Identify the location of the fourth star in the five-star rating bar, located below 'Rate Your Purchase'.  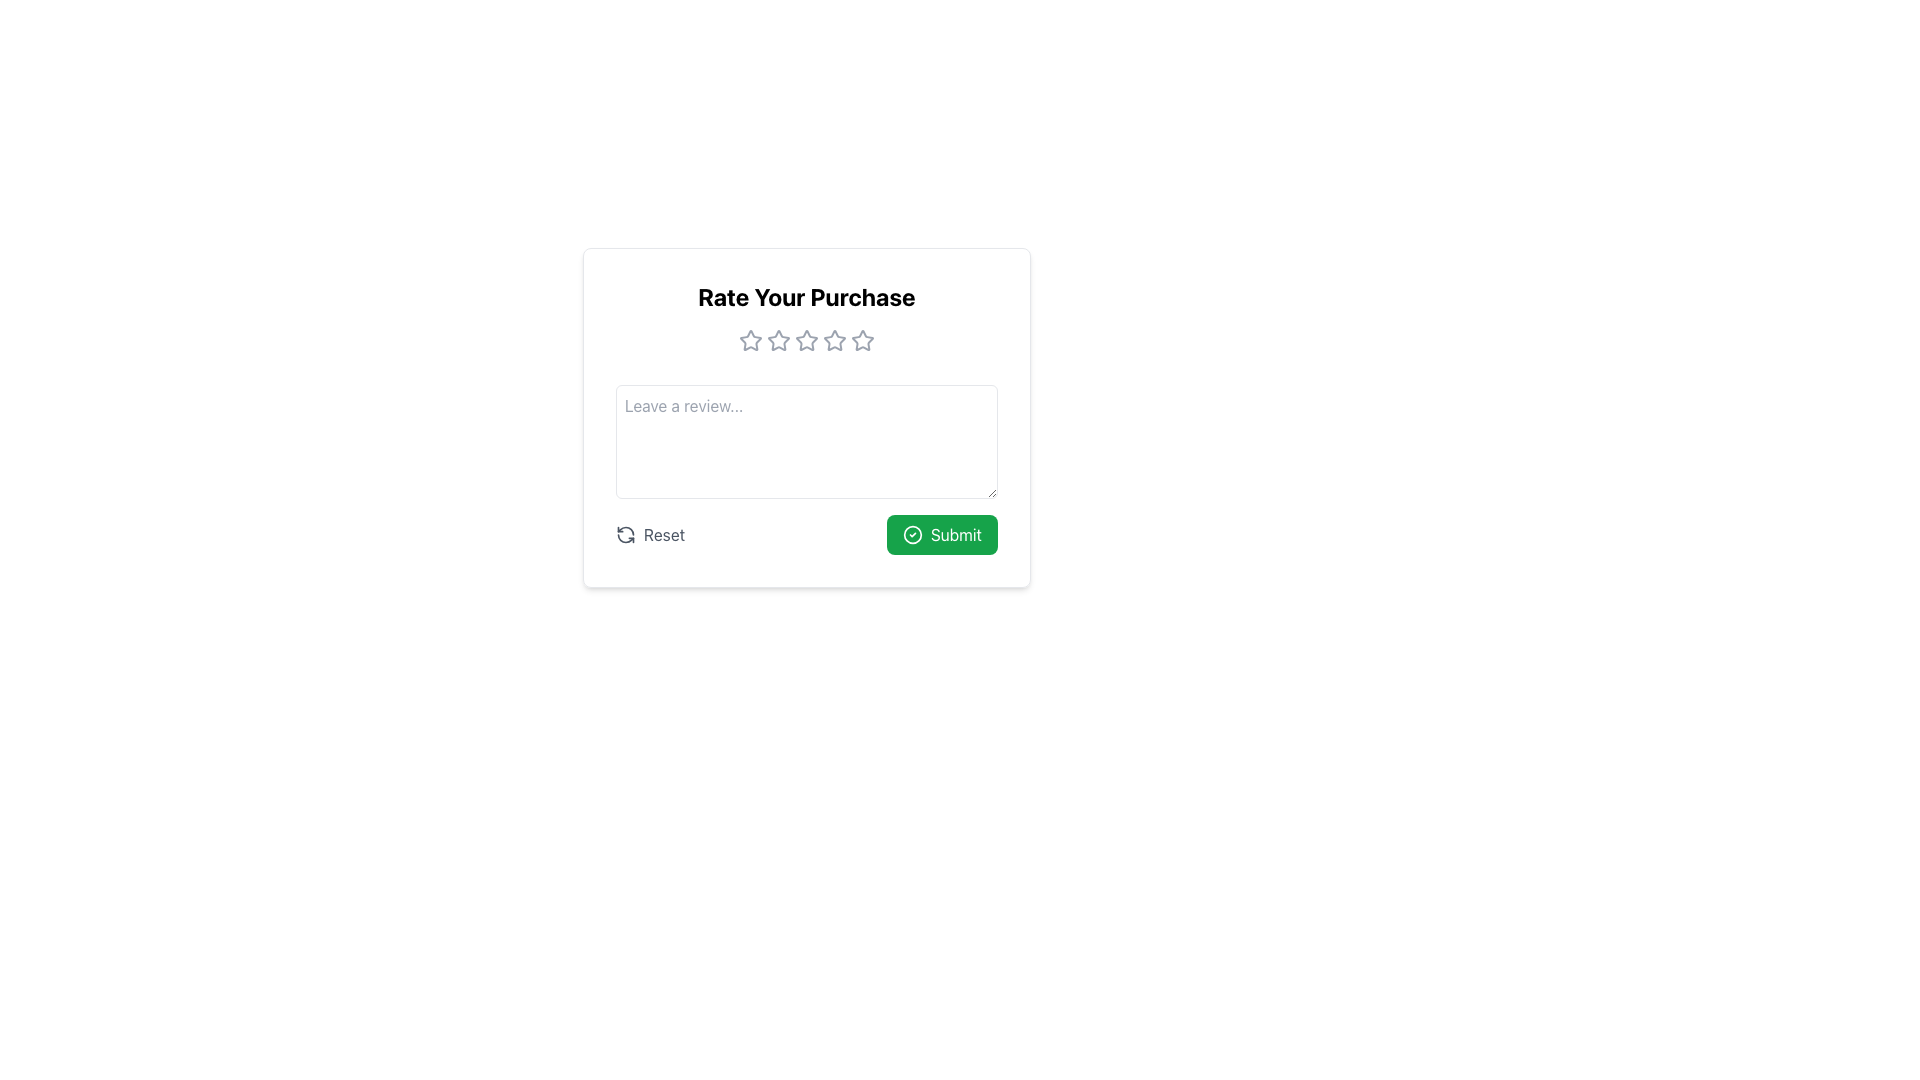
(835, 339).